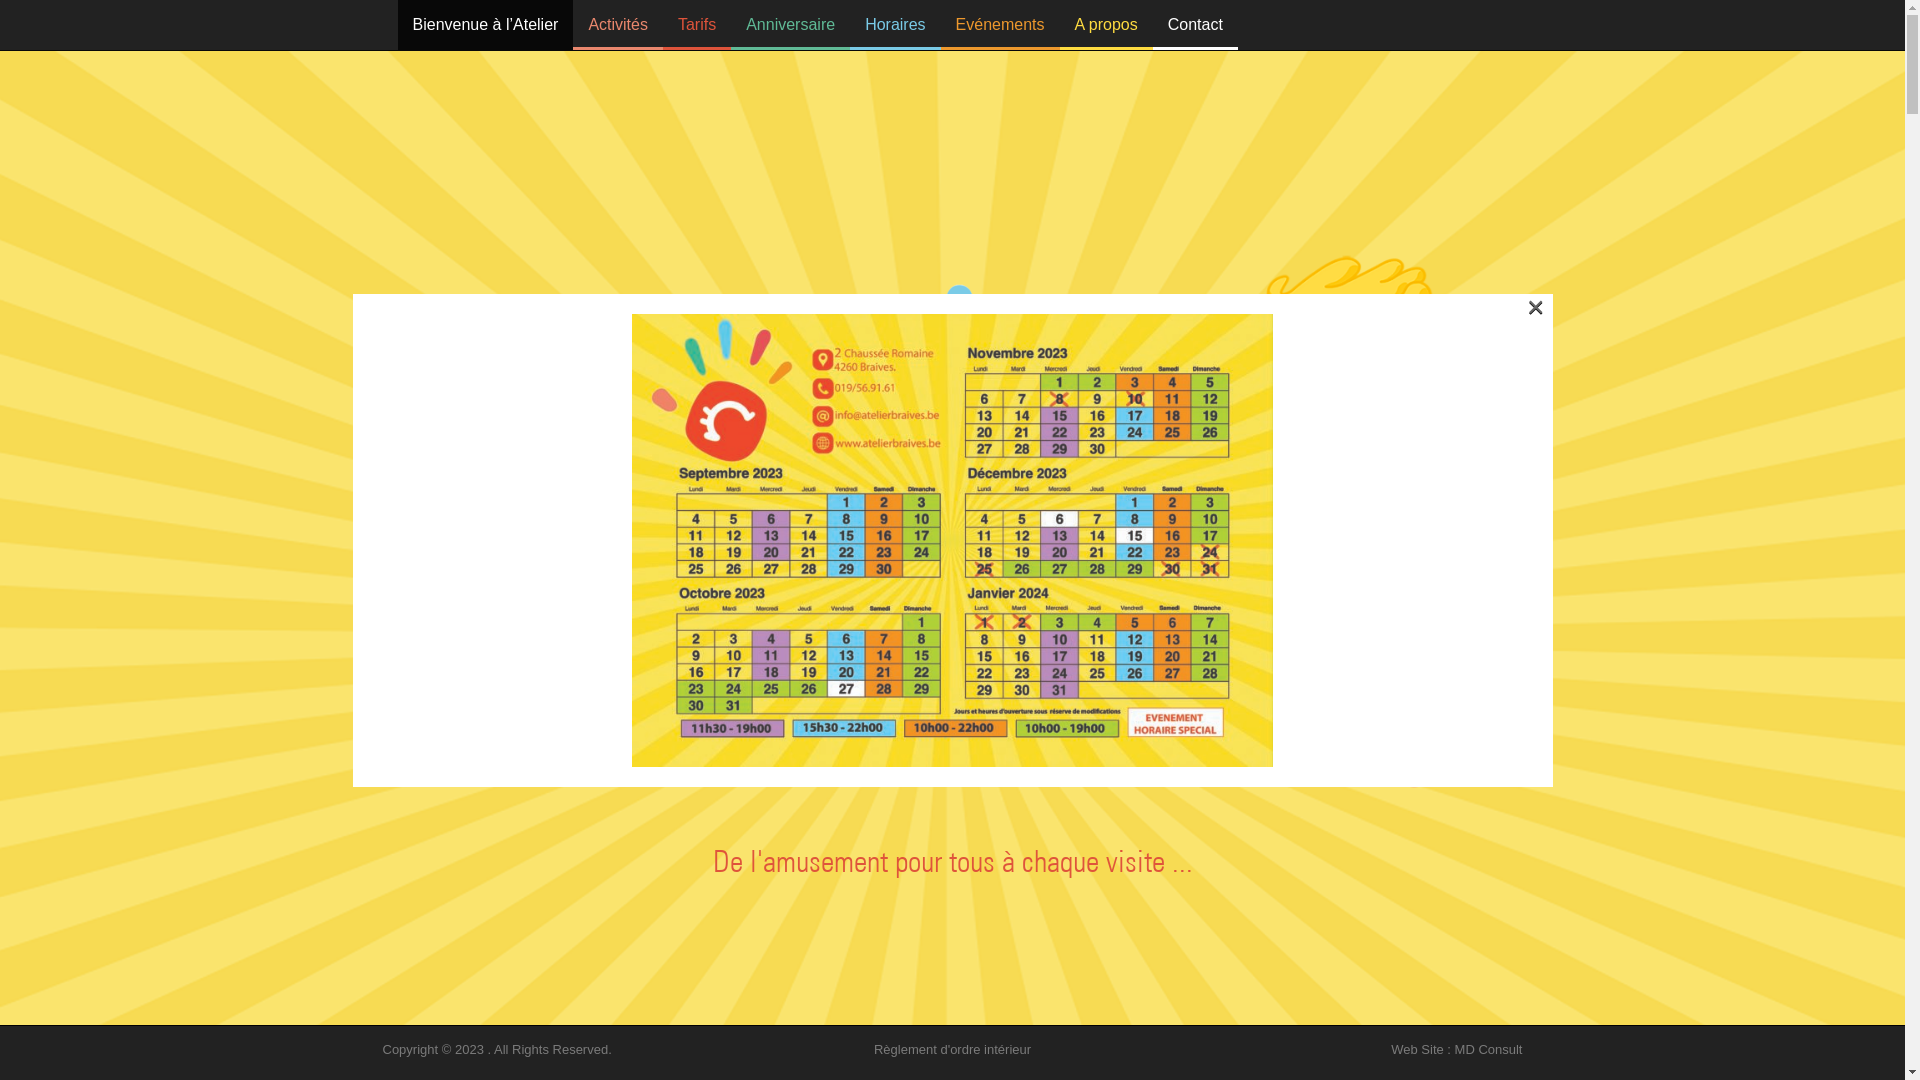 This screenshot has width=1920, height=1080. What do you see at coordinates (789, 24) in the screenshot?
I see `'Anniversaire'` at bounding box center [789, 24].